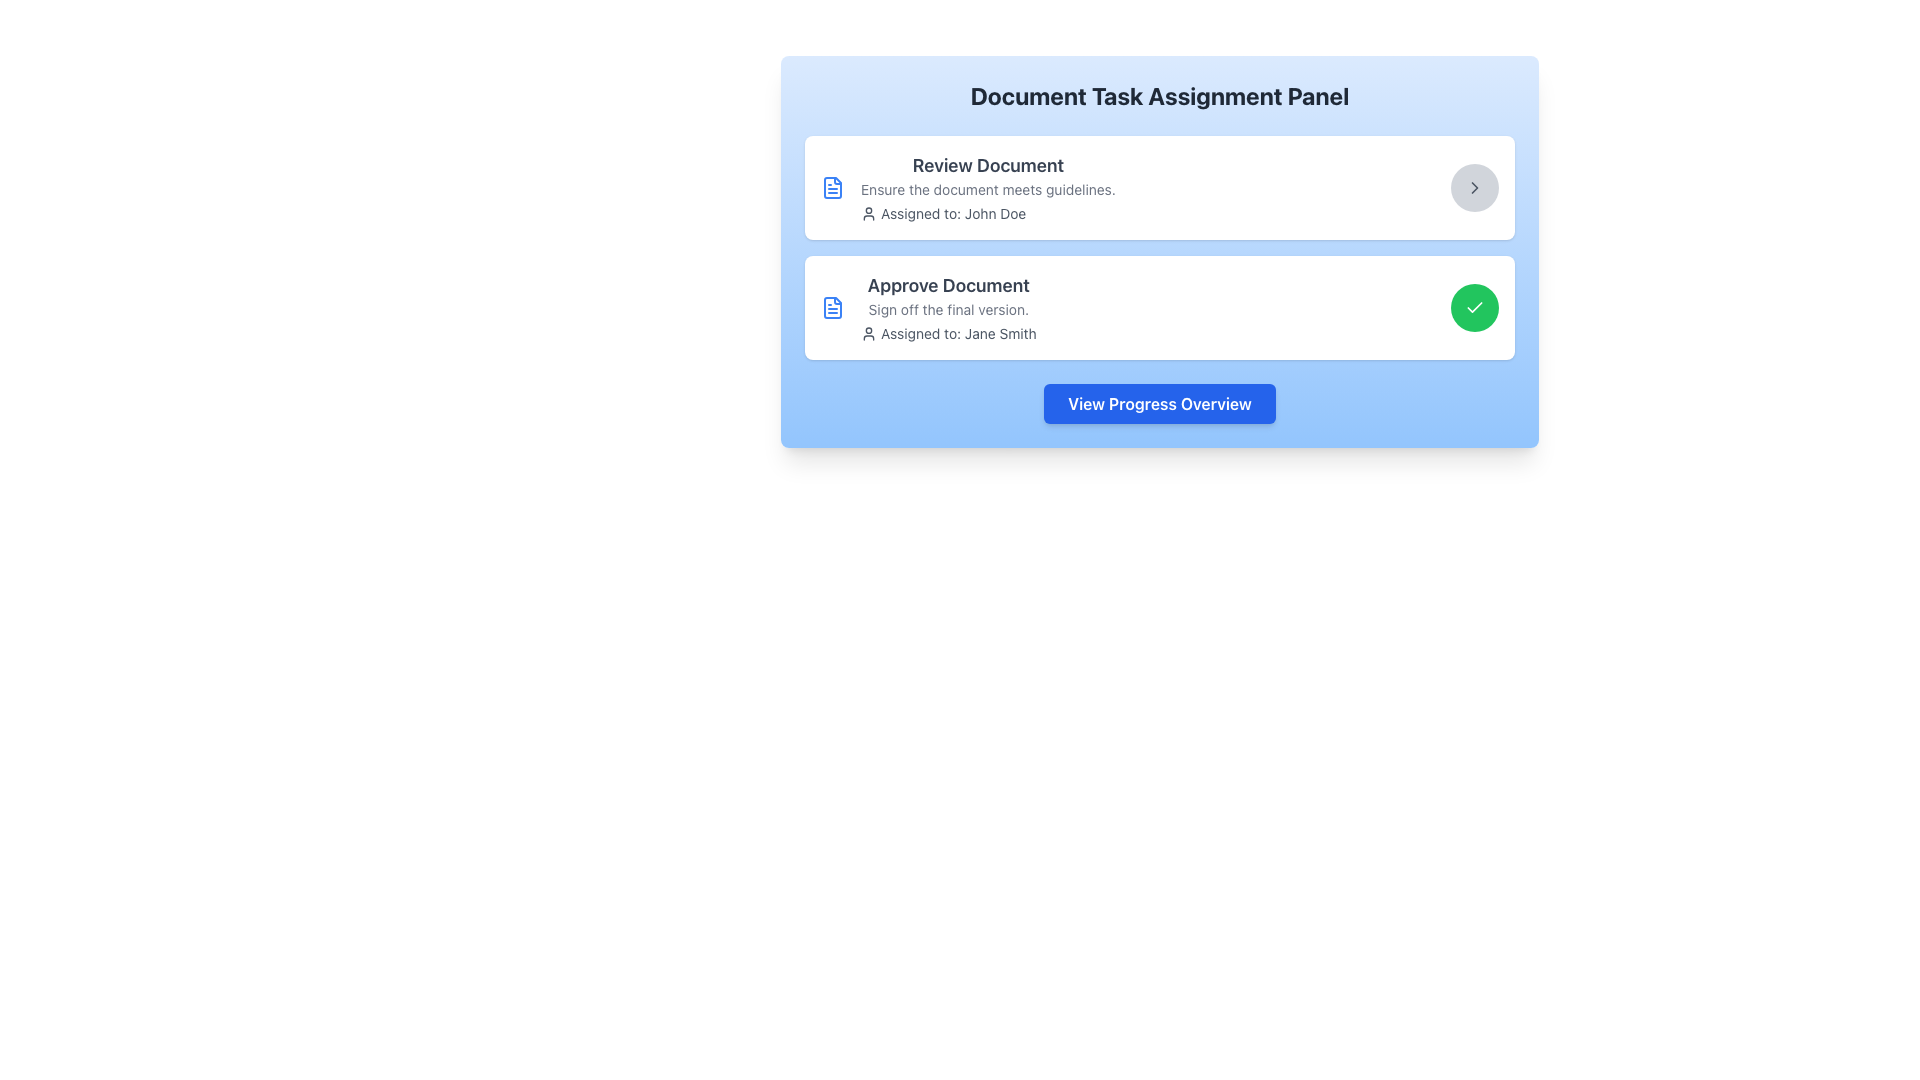 The image size is (1920, 1080). I want to click on the document-related icon located at the top left of the task description box adjacent to the 'Review Document' task title, so click(833, 188).